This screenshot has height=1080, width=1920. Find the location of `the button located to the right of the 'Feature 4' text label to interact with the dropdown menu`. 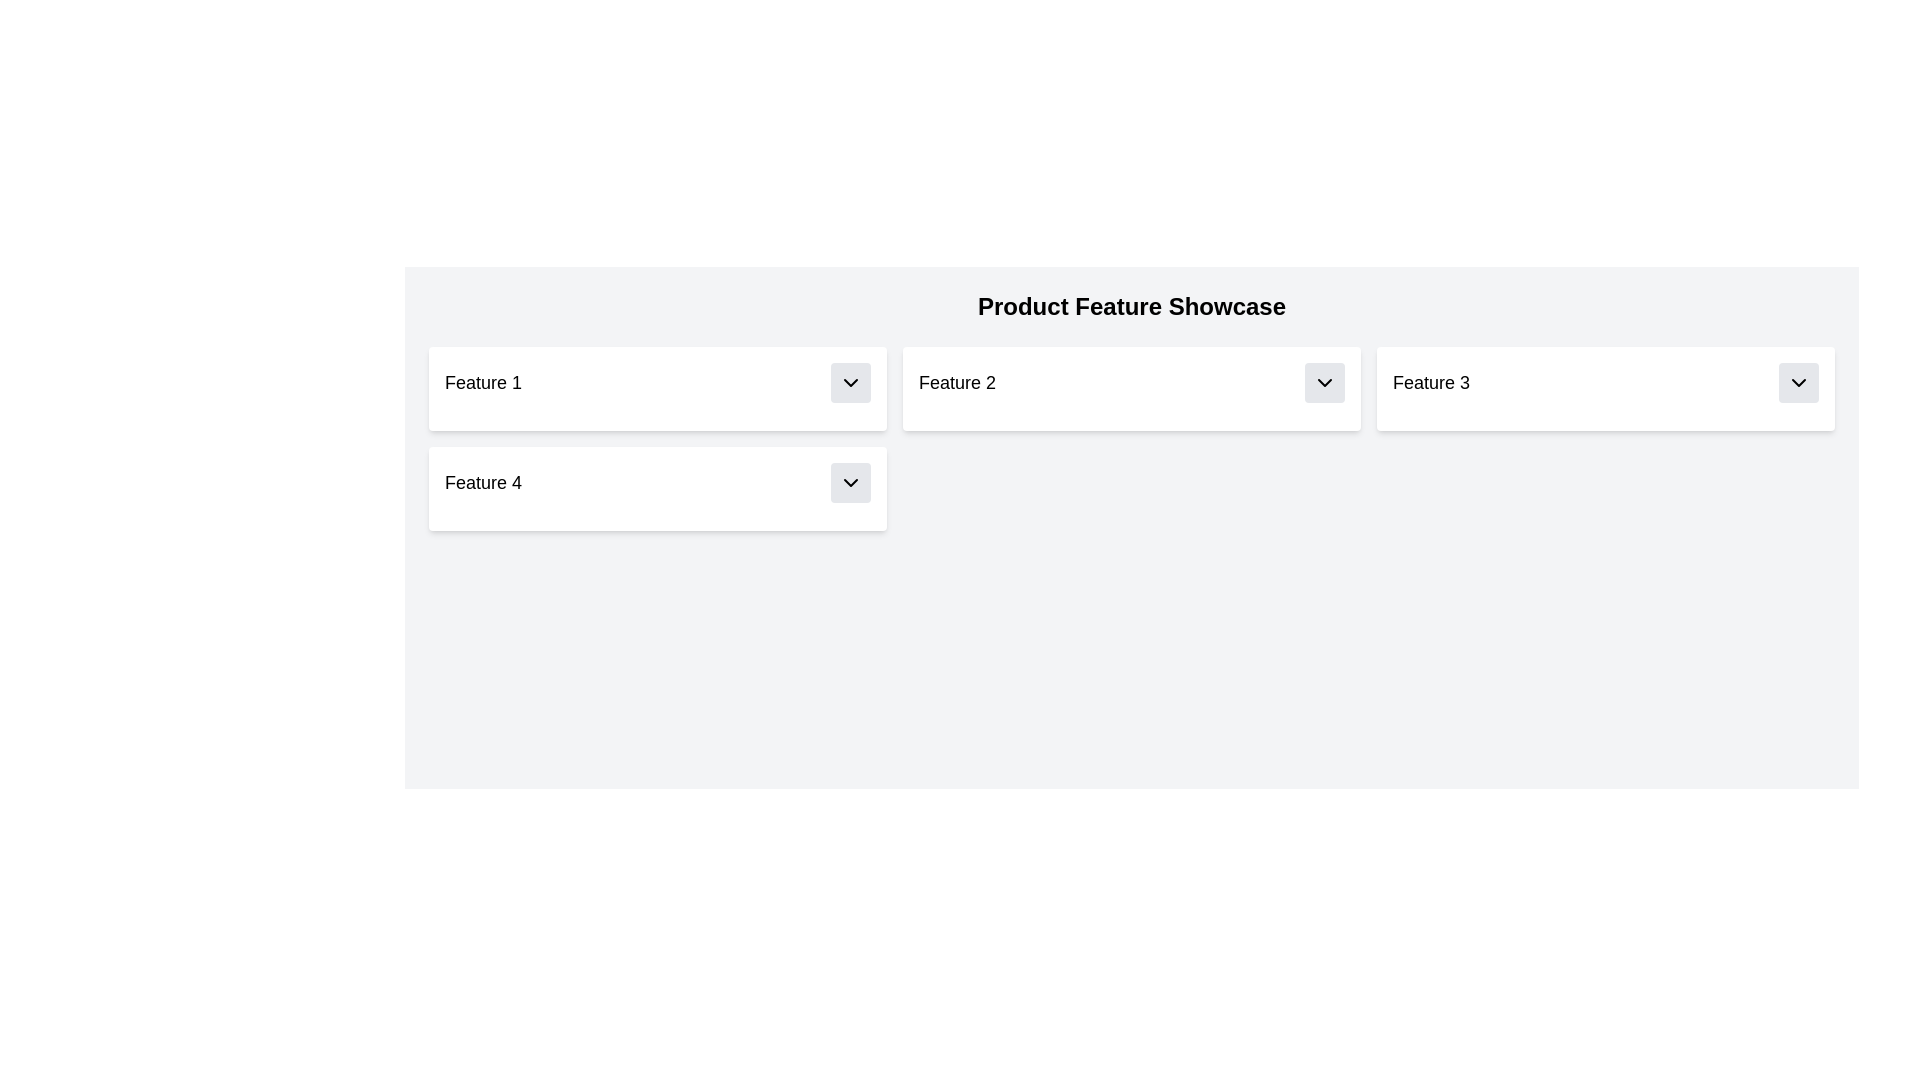

the button located to the right of the 'Feature 4' text label to interact with the dropdown menu is located at coordinates (850, 482).